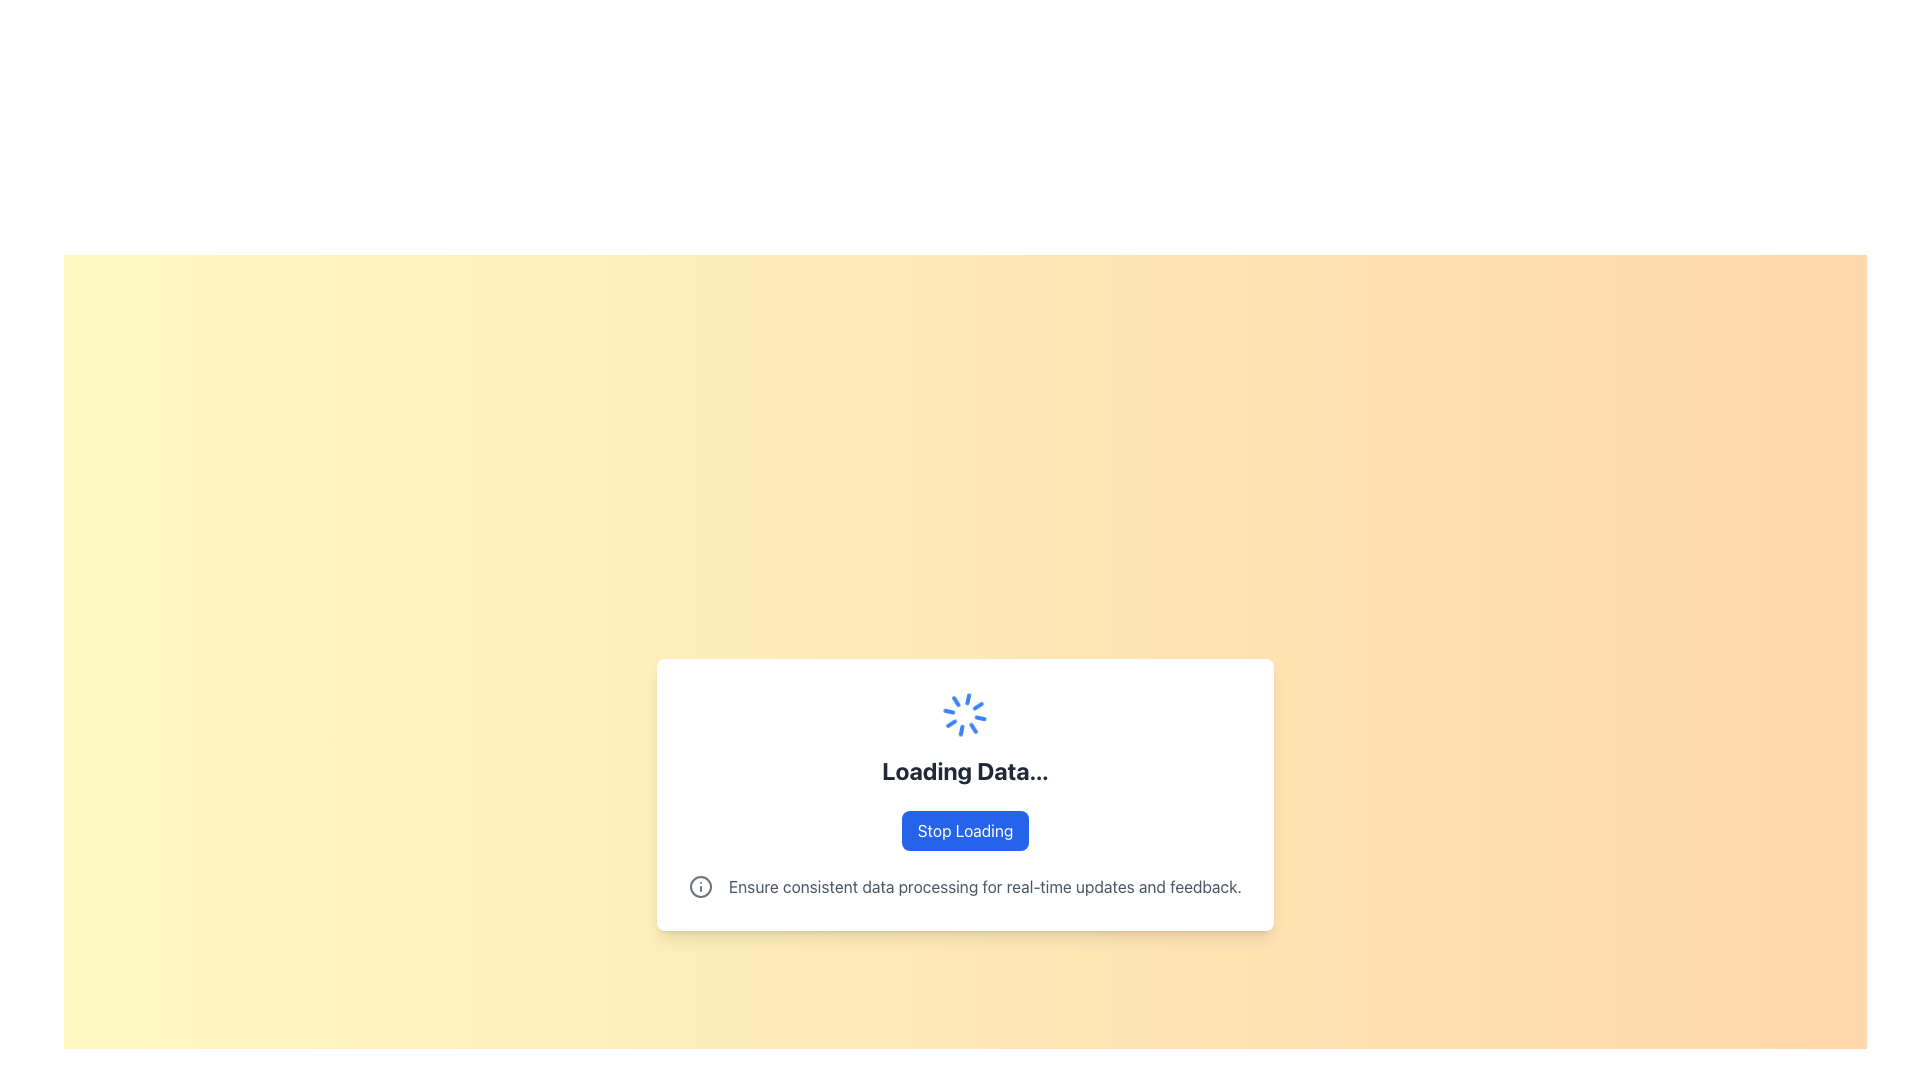  What do you see at coordinates (965, 830) in the screenshot?
I see `the button located within the white card panel to interrupt the current loading process, which is positioned below the loading spinner and 'Loading Data...' text` at bounding box center [965, 830].